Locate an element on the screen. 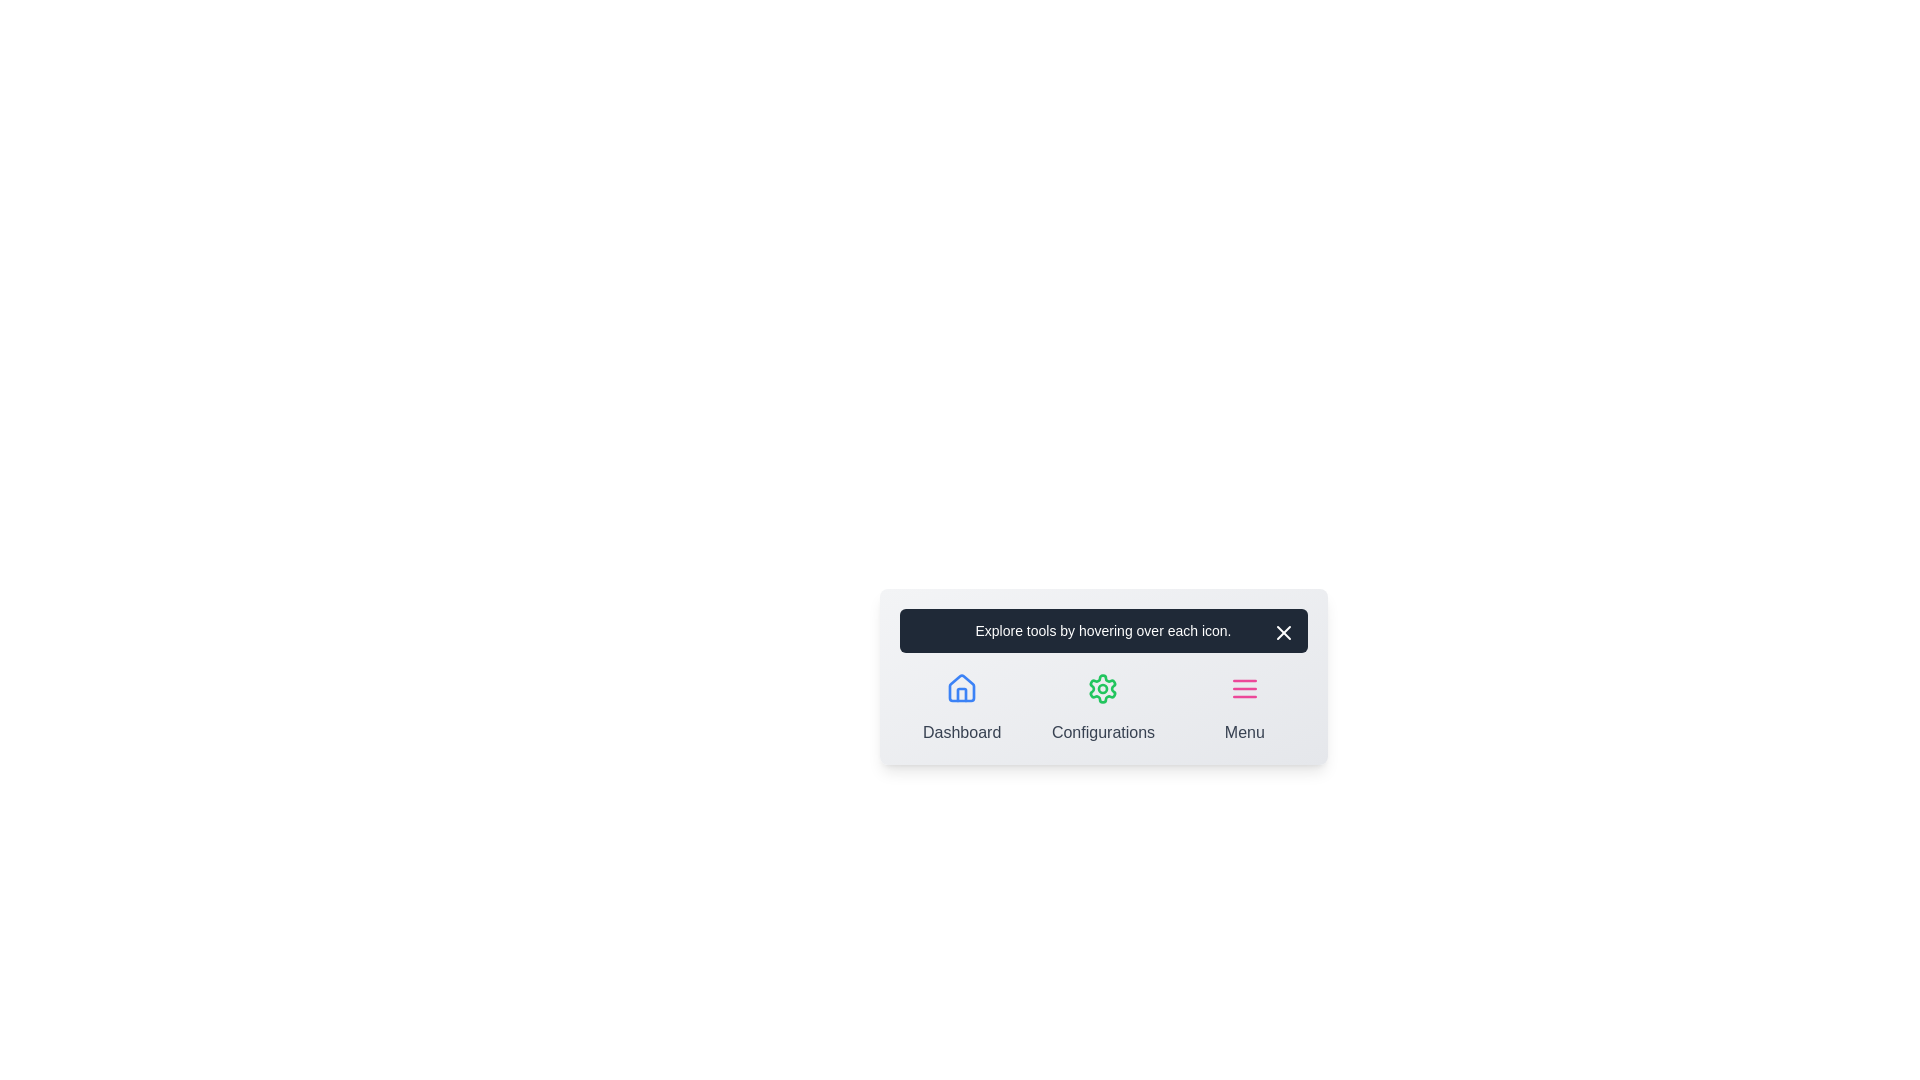 Image resolution: width=1920 pixels, height=1080 pixels. displayed text in the informational tooltip located at the top center of the card-like structure above the modules labeled Dashboard, Configurations, and Menu is located at coordinates (1102, 631).